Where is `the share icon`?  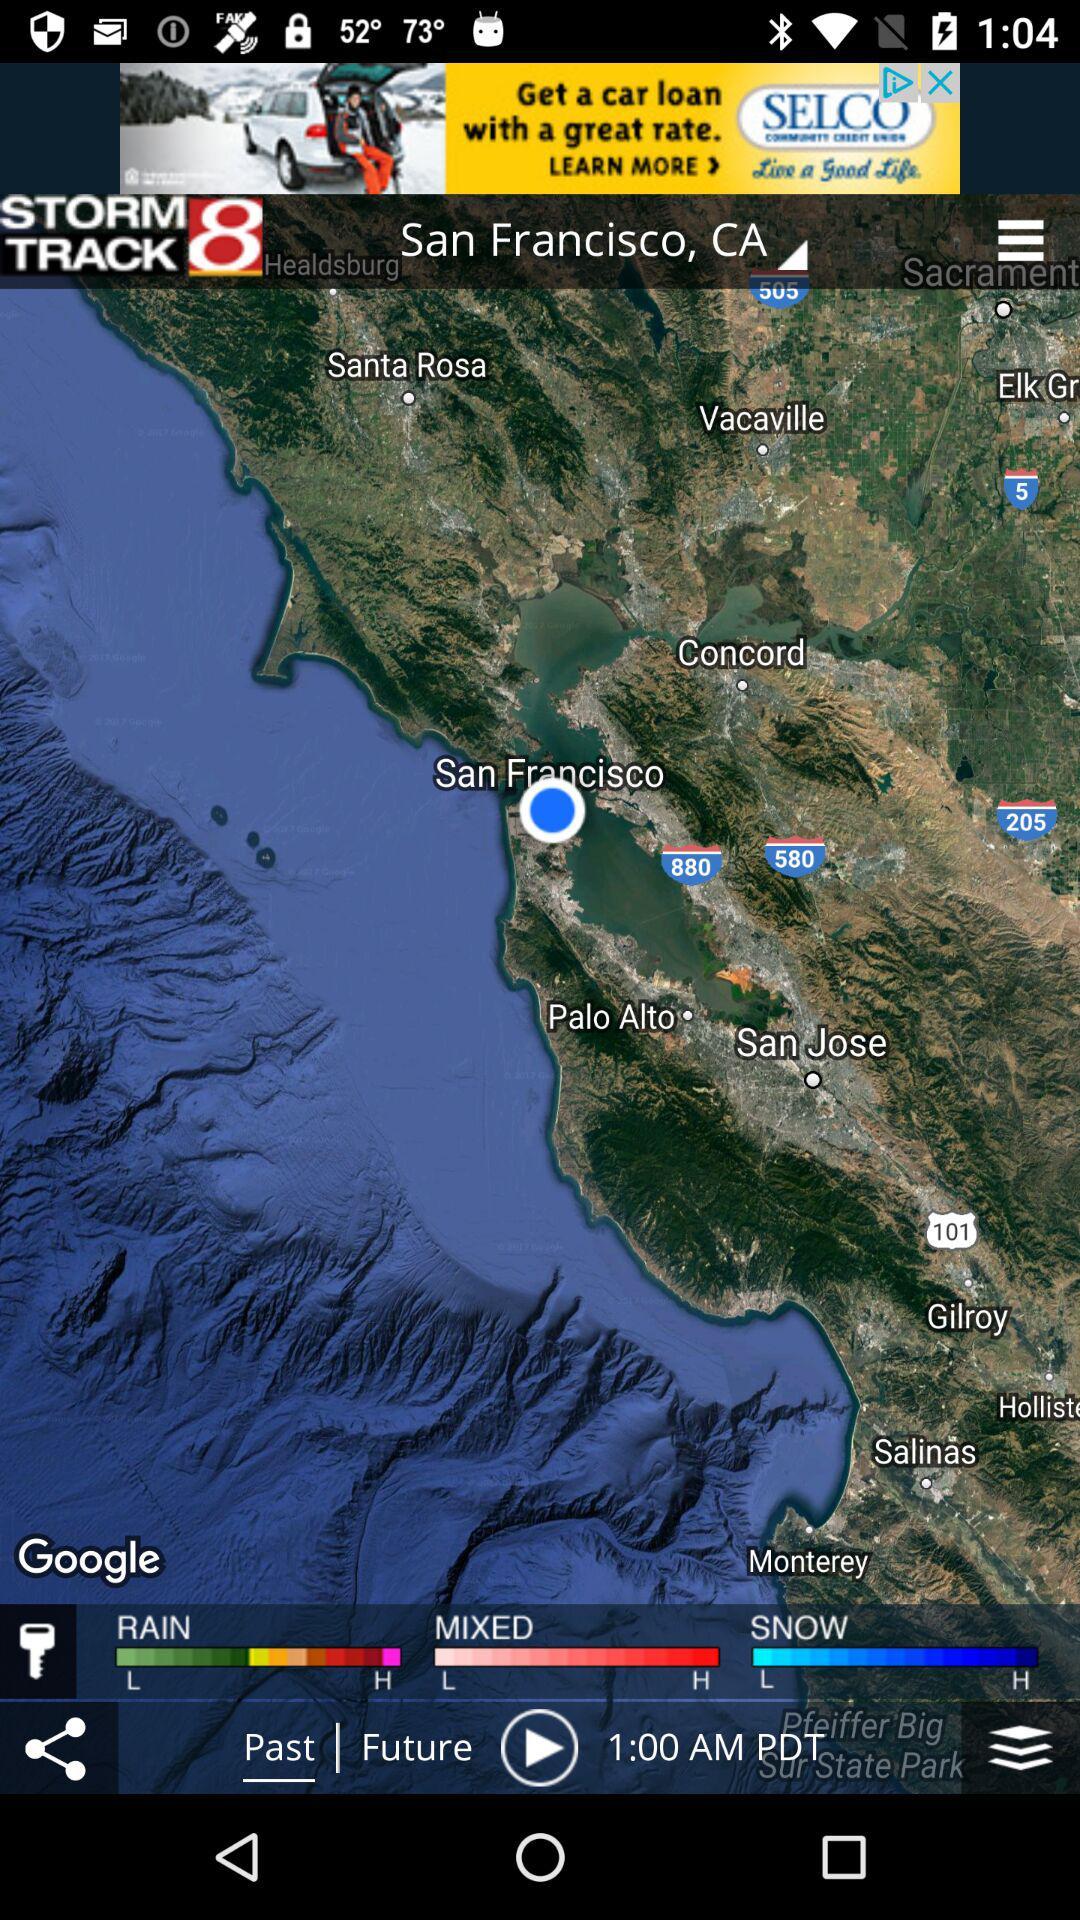 the share icon is located at coordinates (58, 1746).